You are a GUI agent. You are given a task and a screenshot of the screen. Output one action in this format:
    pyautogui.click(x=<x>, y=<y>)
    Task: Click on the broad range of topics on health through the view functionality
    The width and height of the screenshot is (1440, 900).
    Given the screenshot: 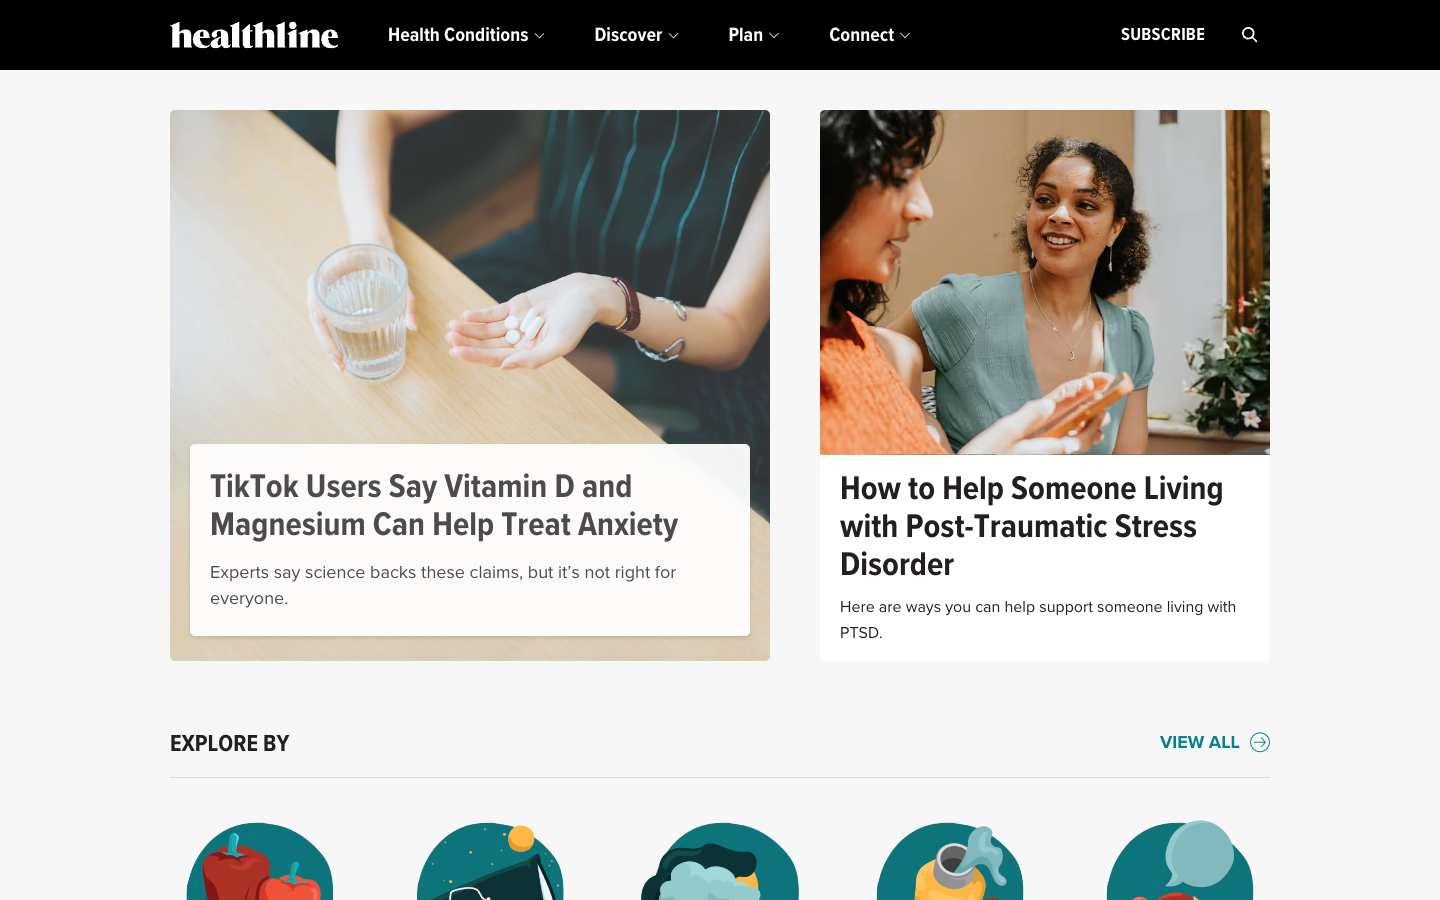 What is the action you would take?
    pyautogui.click(x=1214, y=743)
    